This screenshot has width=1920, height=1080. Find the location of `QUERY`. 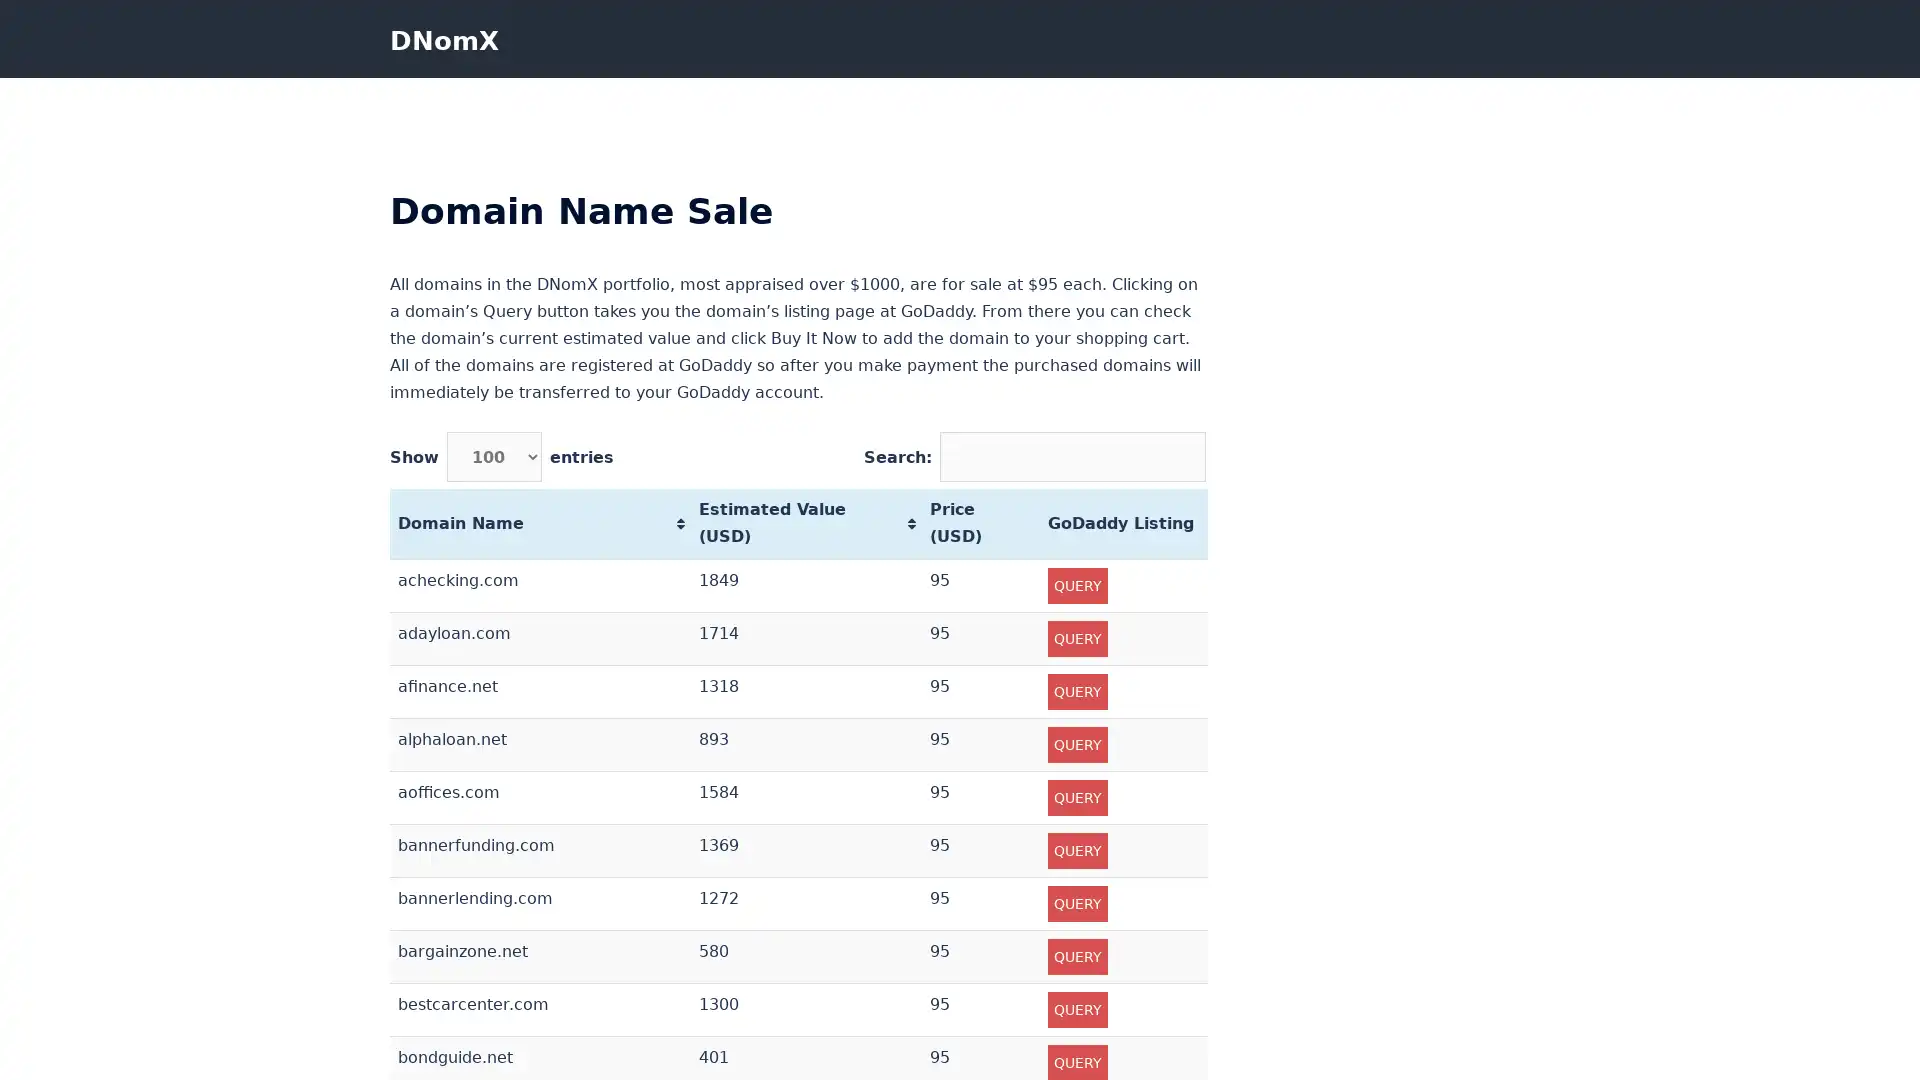

QUERY is located at coordinates (1075, 744).